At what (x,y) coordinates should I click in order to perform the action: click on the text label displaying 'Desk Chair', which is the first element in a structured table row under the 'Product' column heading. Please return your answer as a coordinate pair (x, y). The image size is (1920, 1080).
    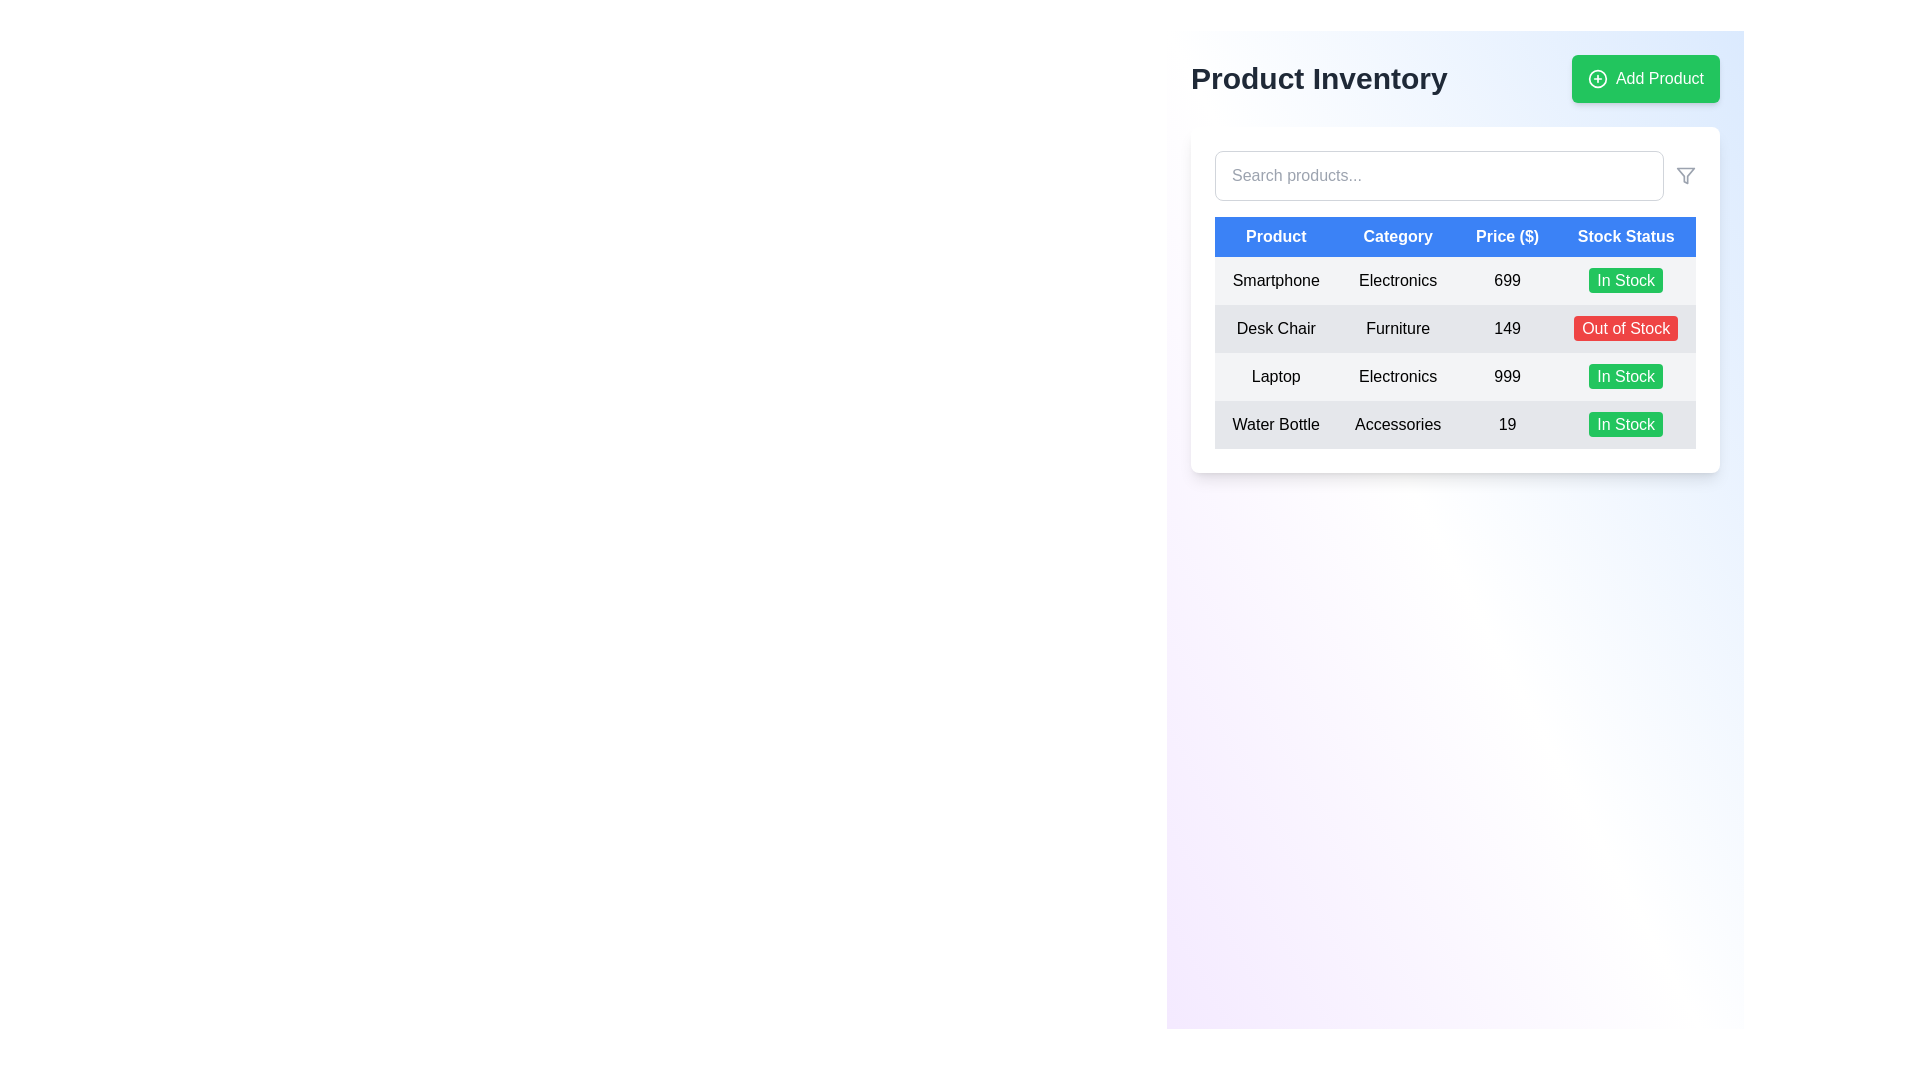
    Looking at the image, I should click on (1275, 327).